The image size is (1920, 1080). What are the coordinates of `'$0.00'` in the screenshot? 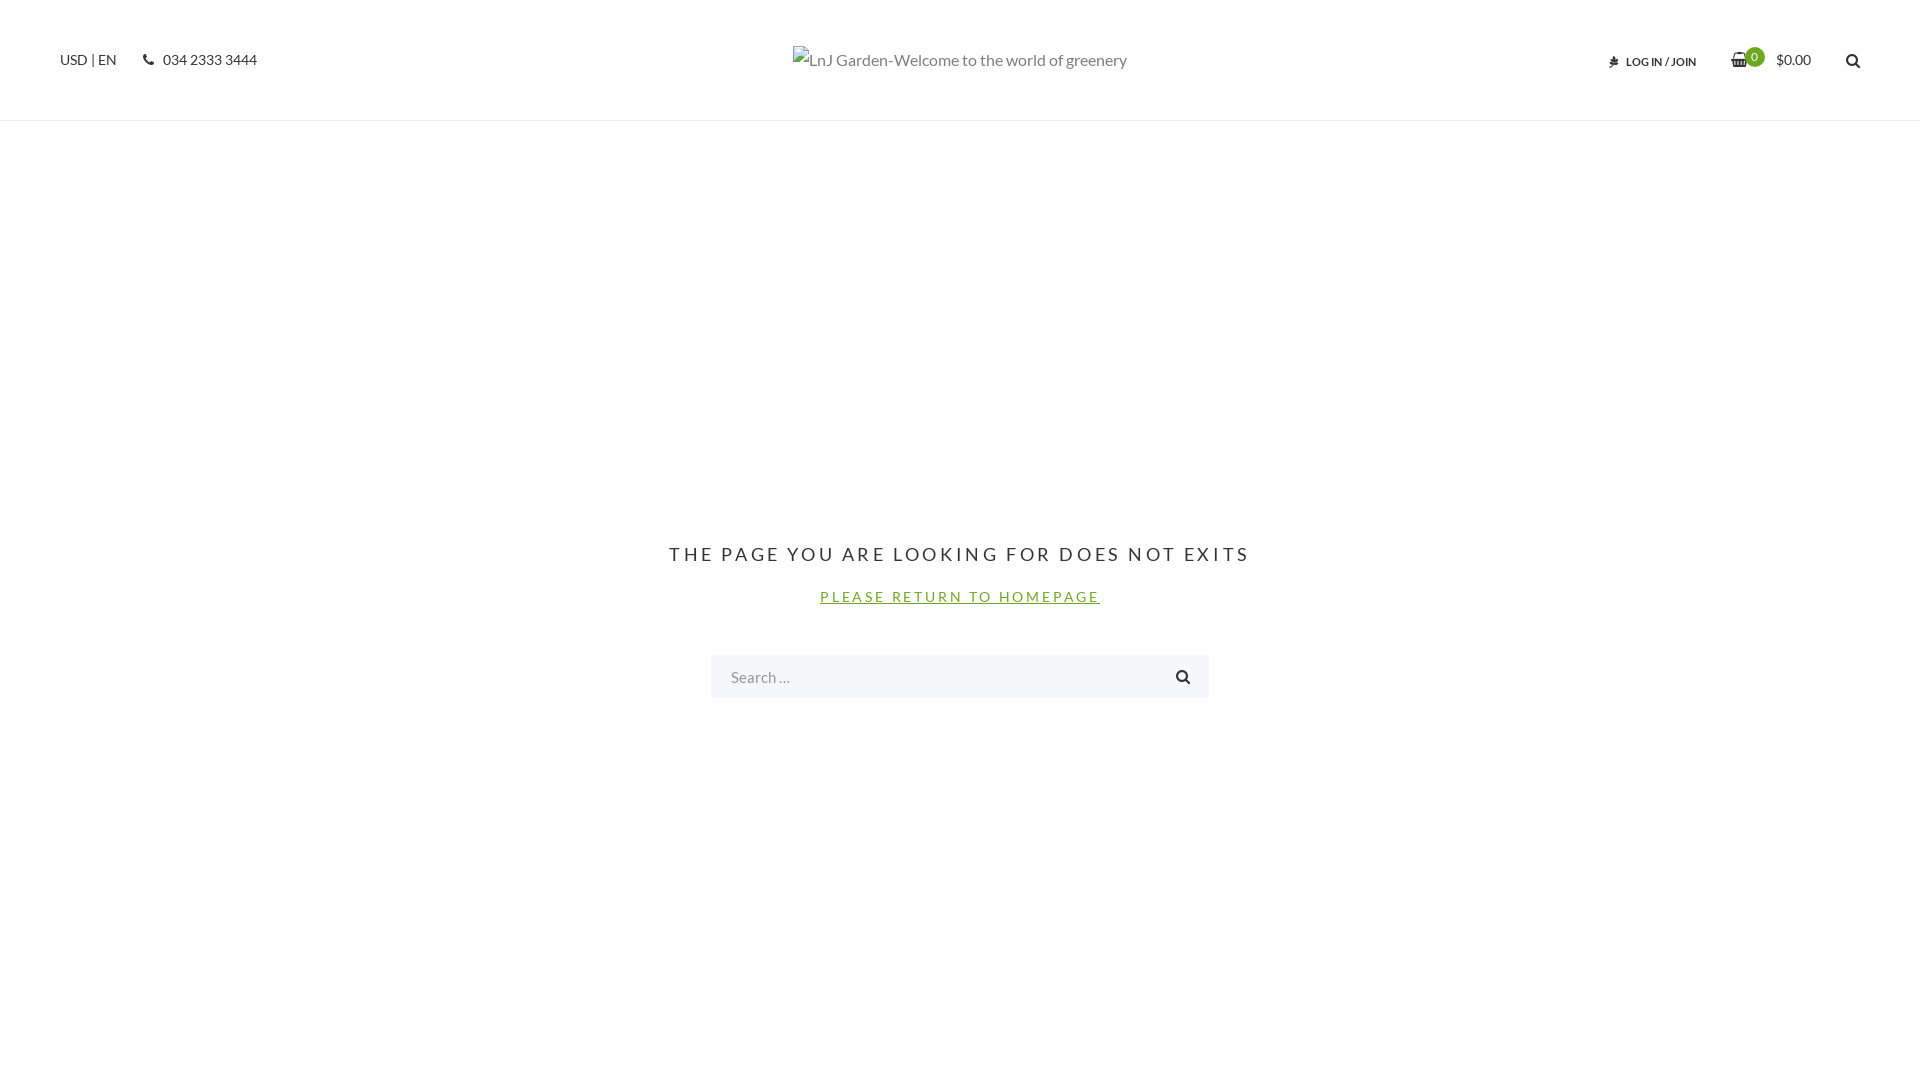 It's located at (1746, 58).